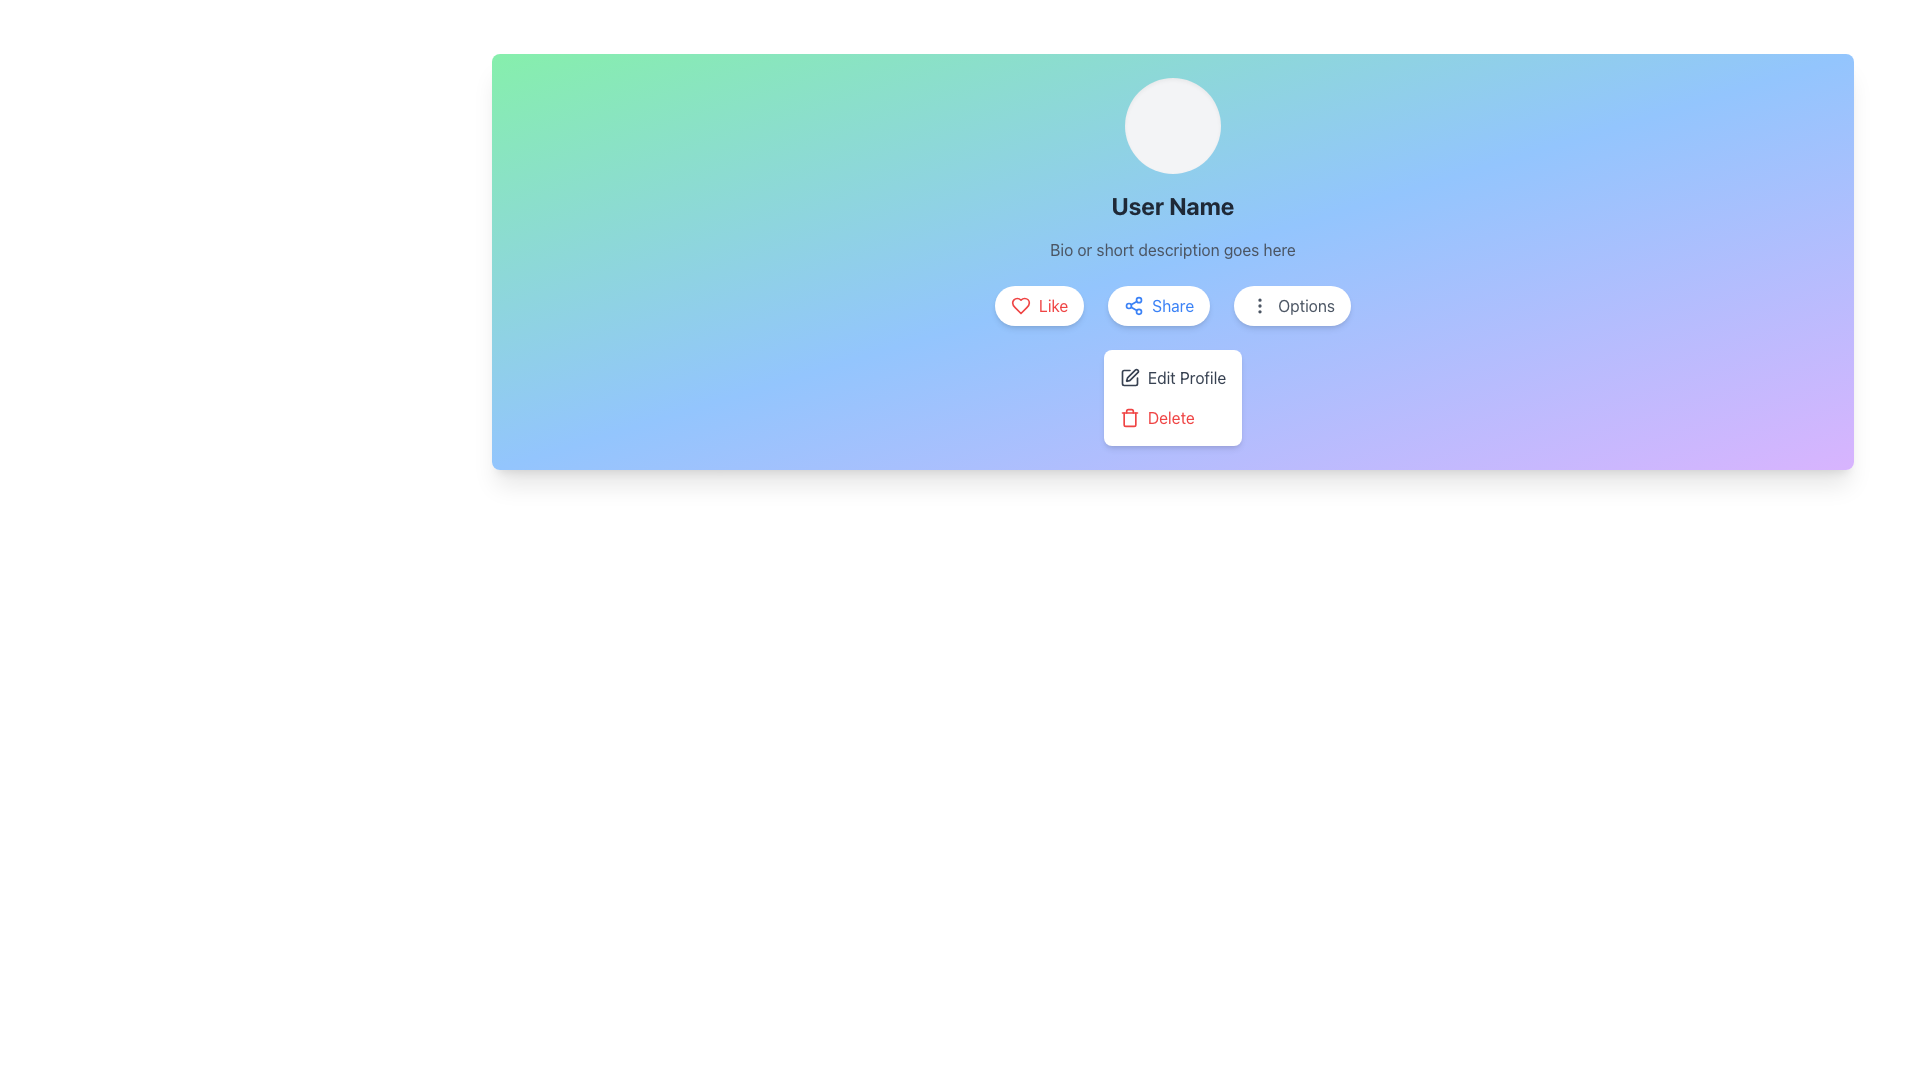 The height and width of the screenshot is (1080, 1920). Describe the element at coordinates (1039, 305) in the screenshot. I see `the 'Like' button, which features a heart icon and red text` at that location.